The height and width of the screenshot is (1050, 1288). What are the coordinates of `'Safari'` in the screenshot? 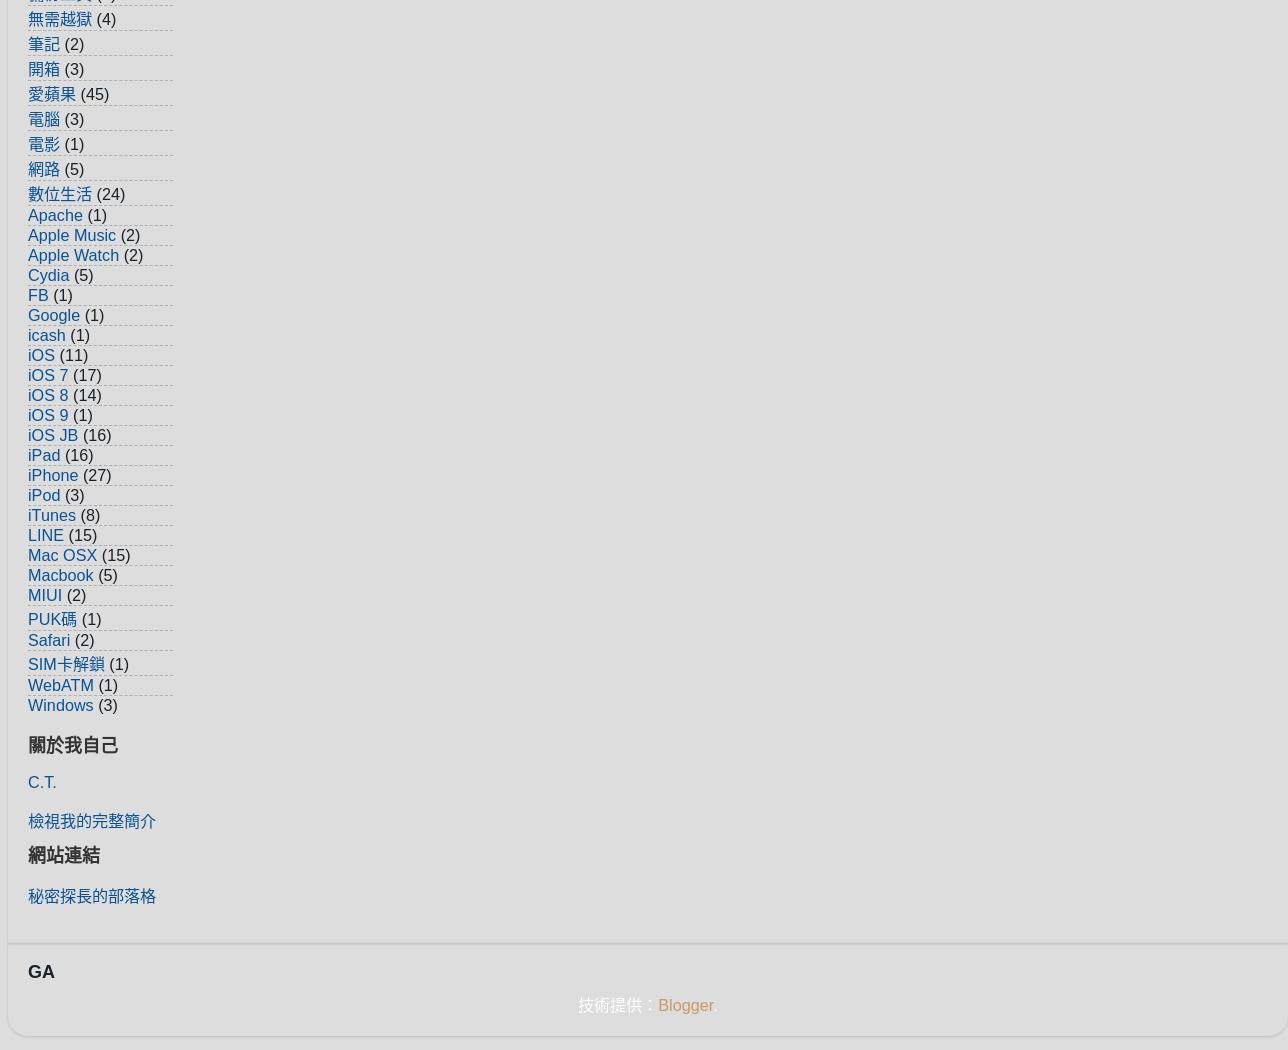 It's located at (48, 638).